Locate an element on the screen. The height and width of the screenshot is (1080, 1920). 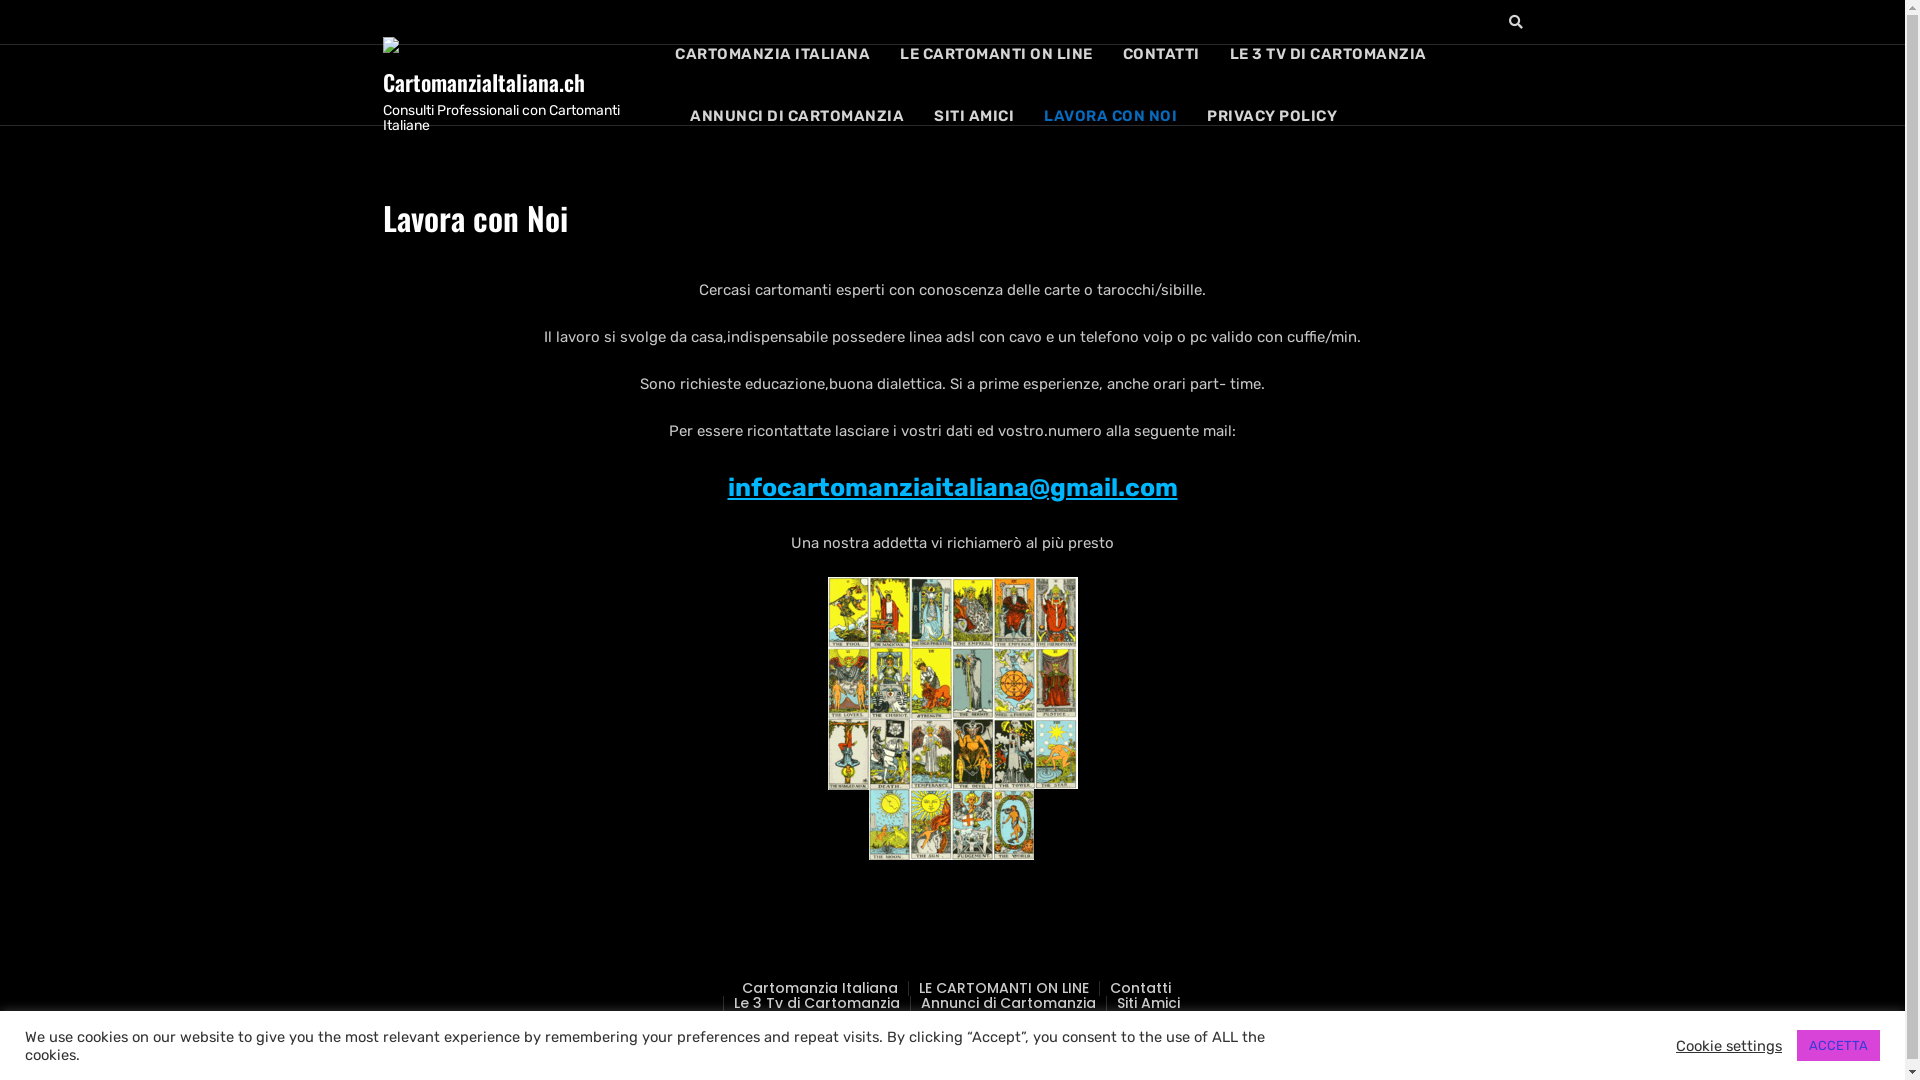
'Cookie settings' is located at coordinates (1727, 1044).